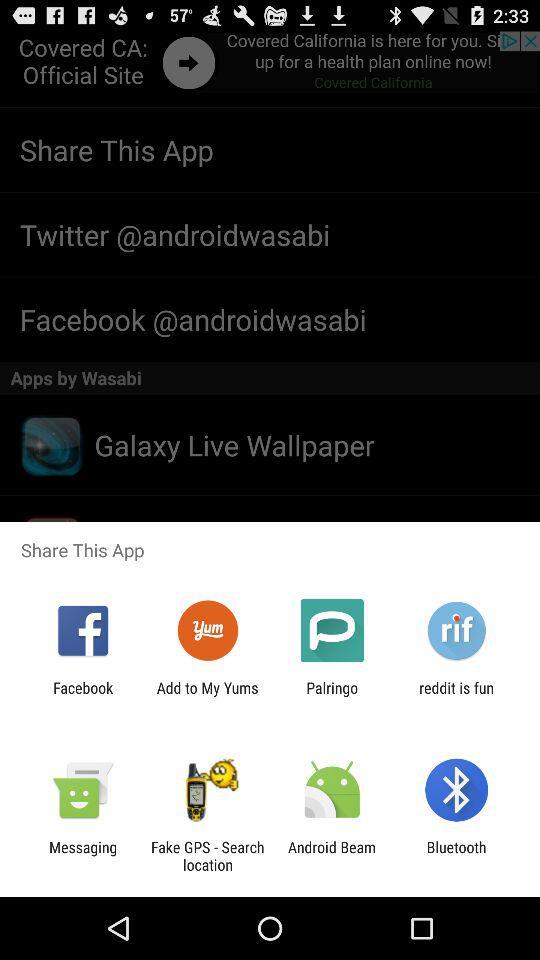  I want to click on the icon next to the facebook, so click(206, 696).